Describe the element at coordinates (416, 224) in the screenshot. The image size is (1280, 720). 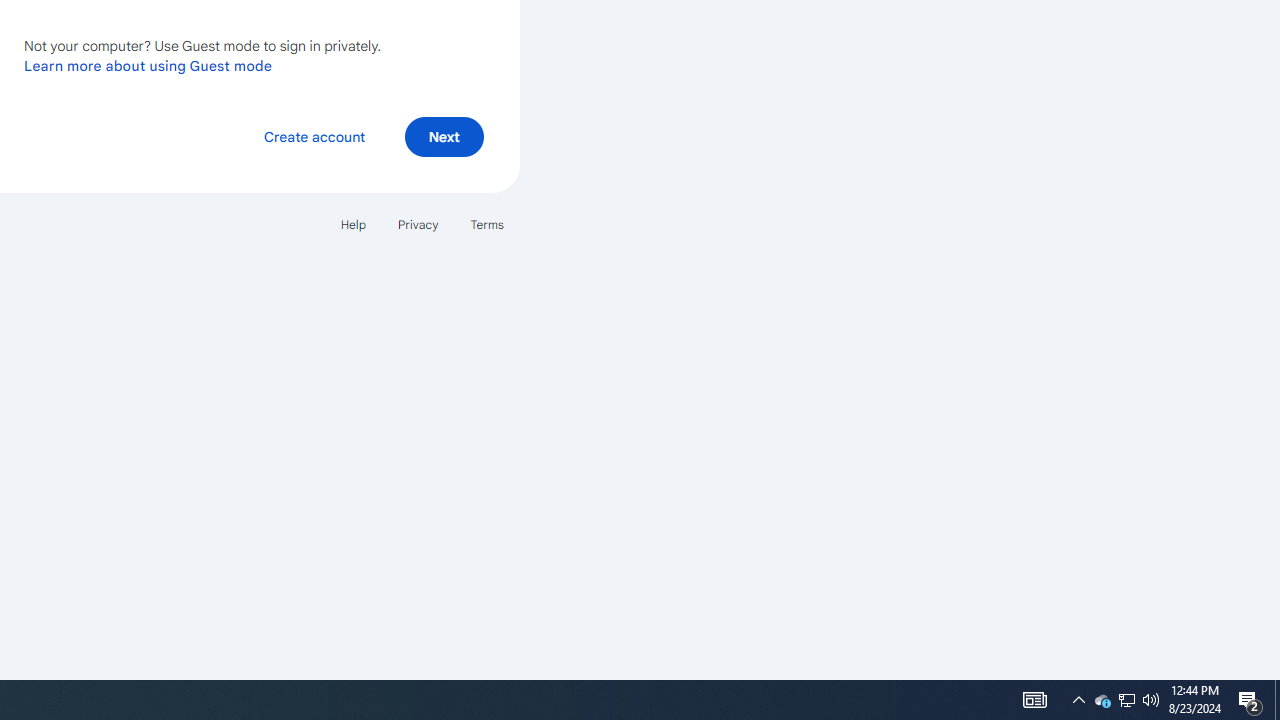
I see `'Privacy'` at that location.